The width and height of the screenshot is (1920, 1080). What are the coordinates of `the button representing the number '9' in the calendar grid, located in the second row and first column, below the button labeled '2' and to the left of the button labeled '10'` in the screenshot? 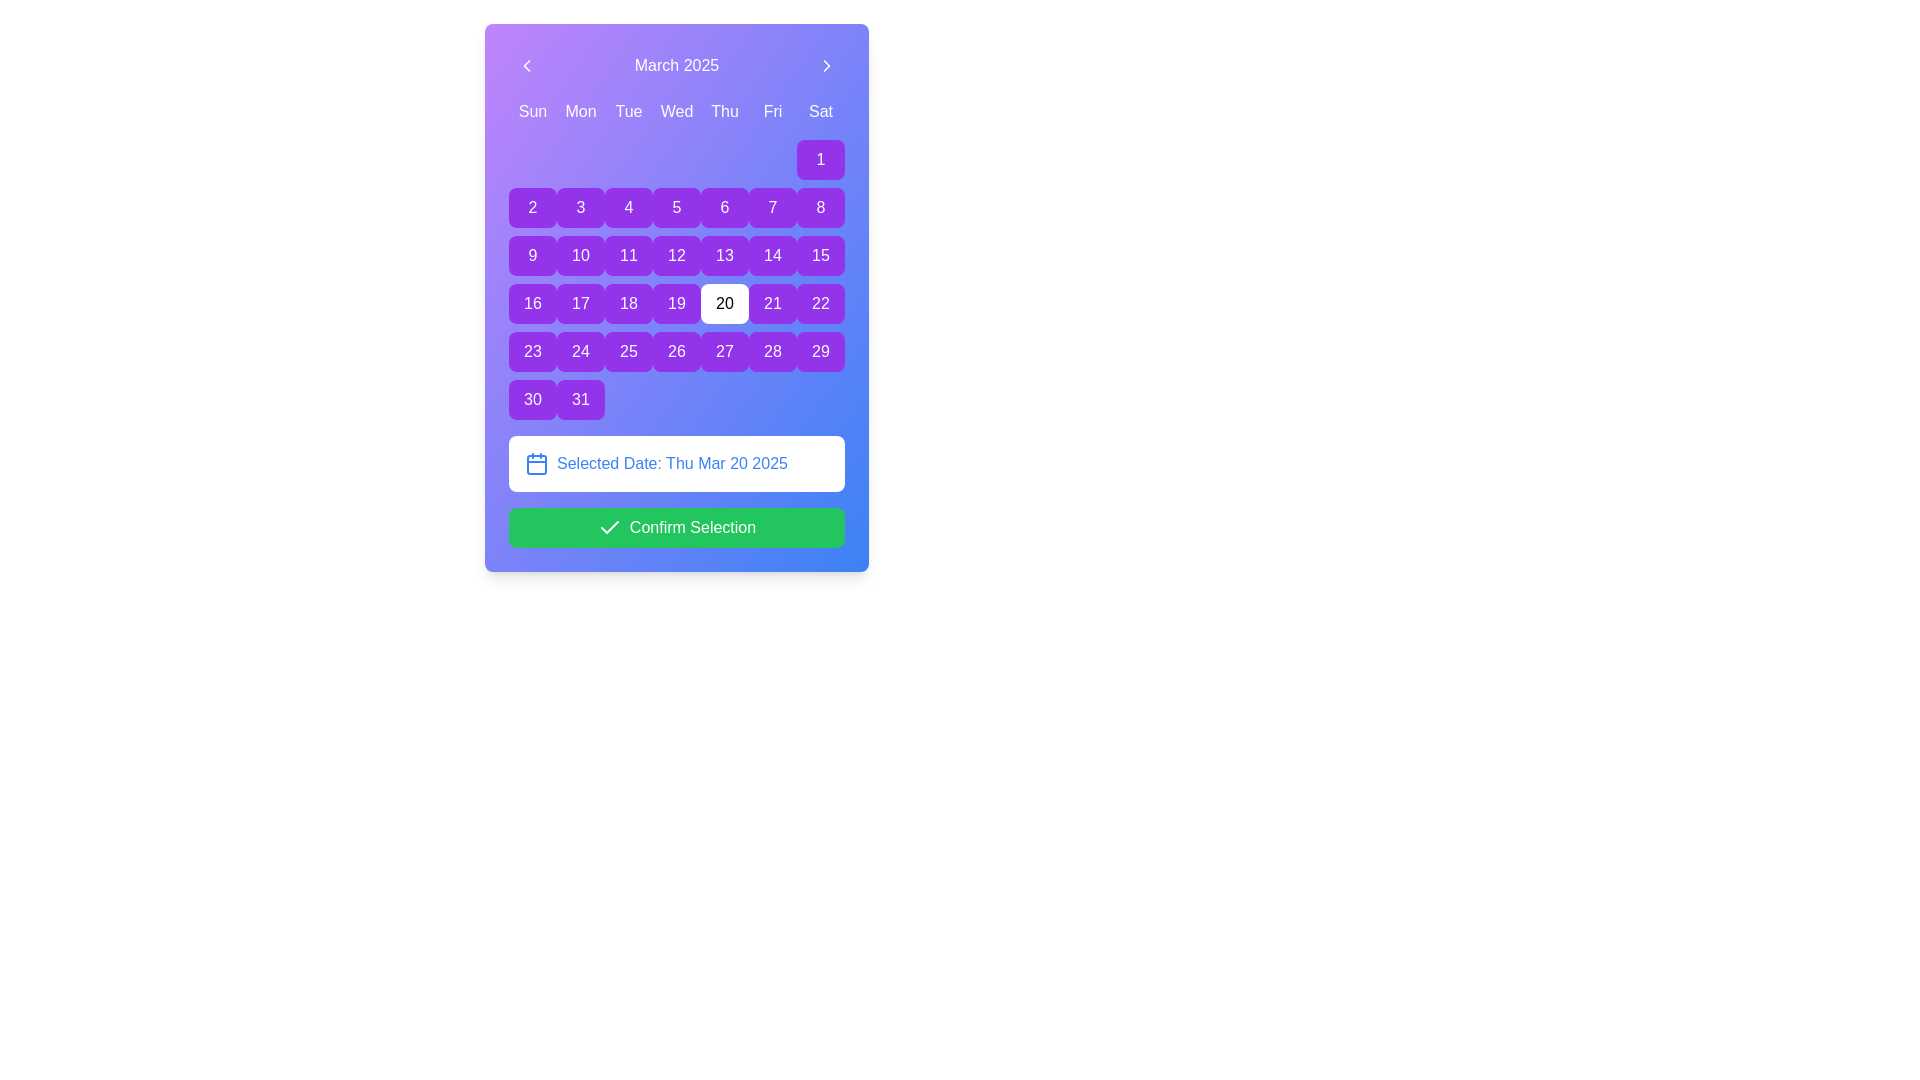 It's located at (532, 254).